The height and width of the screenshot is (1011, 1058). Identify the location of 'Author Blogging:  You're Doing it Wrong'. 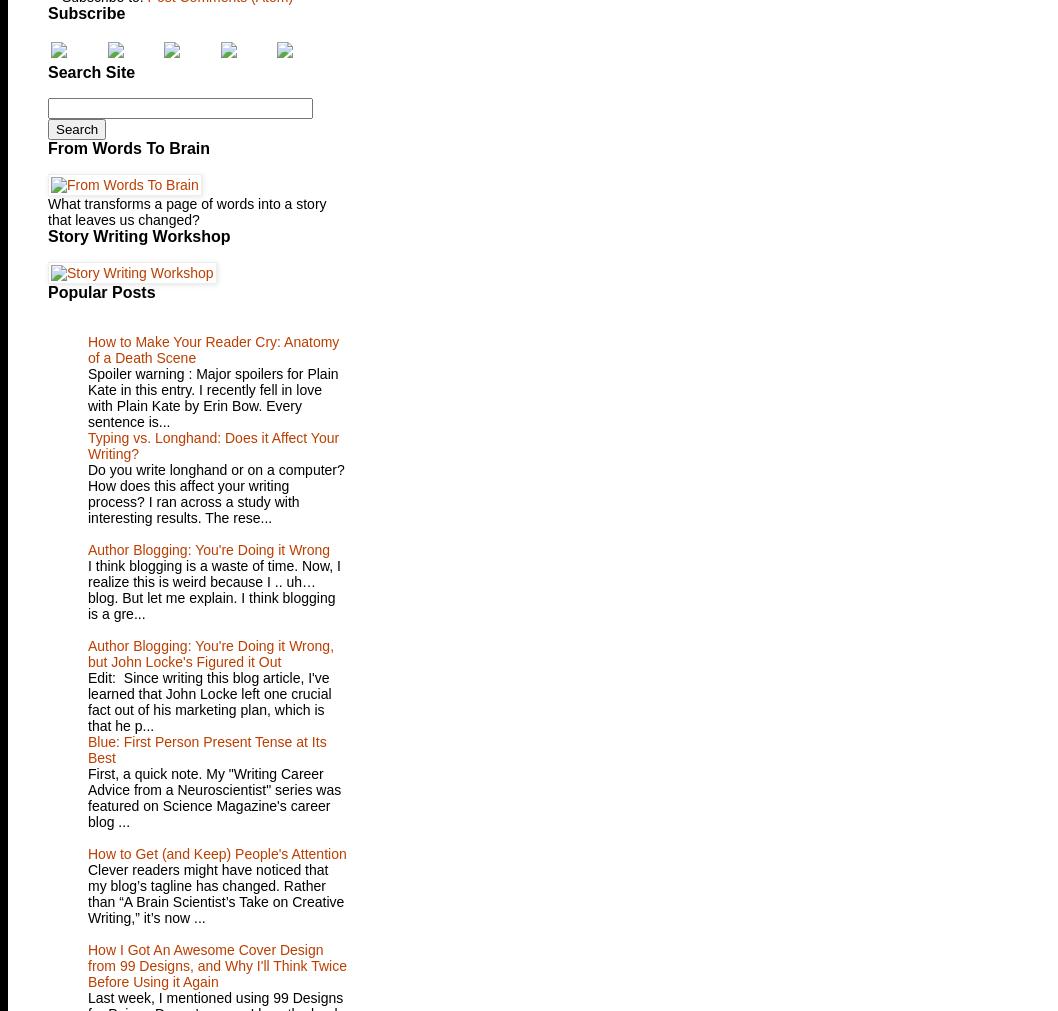
(208, 549).